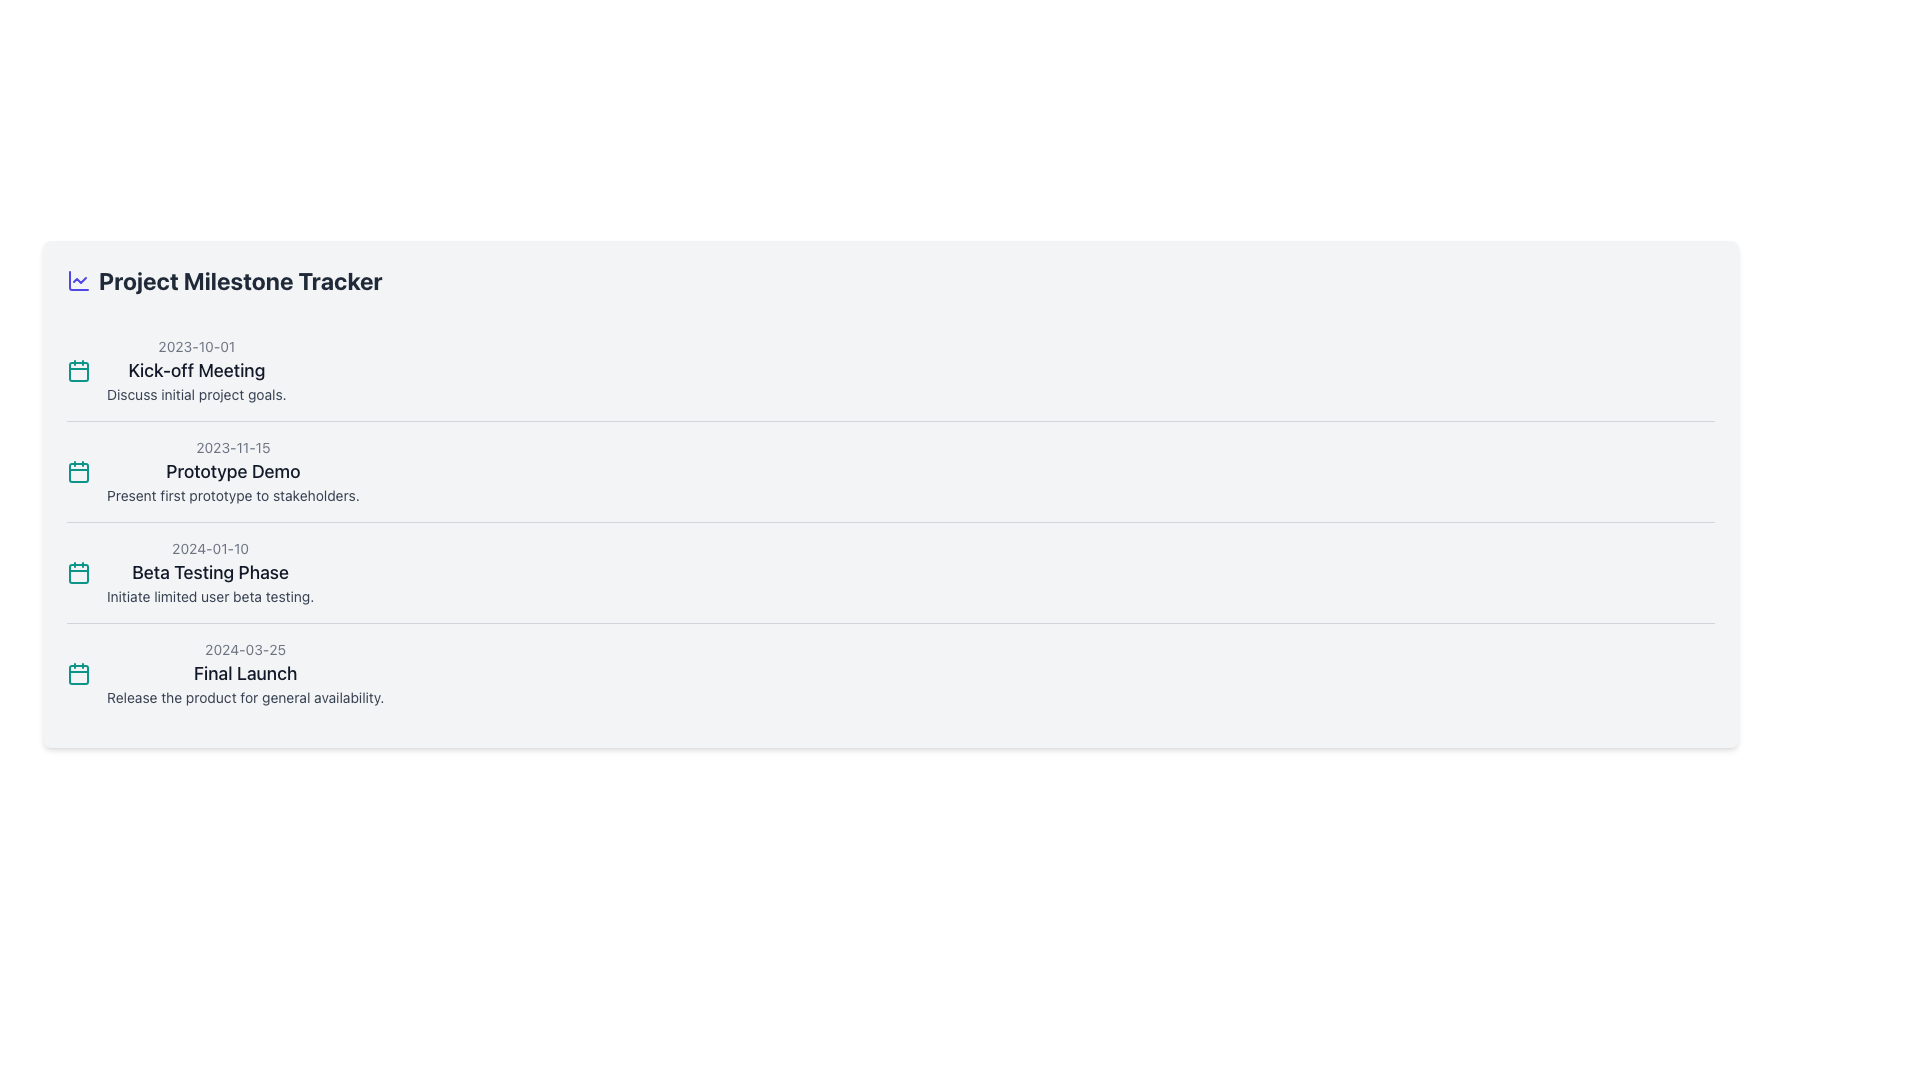 This screenshot has width=1920, height=1080. I want to click on text element that serves as a title or heading, located near the top-left section of the interface beside a colorful icon, so click(240, 281).